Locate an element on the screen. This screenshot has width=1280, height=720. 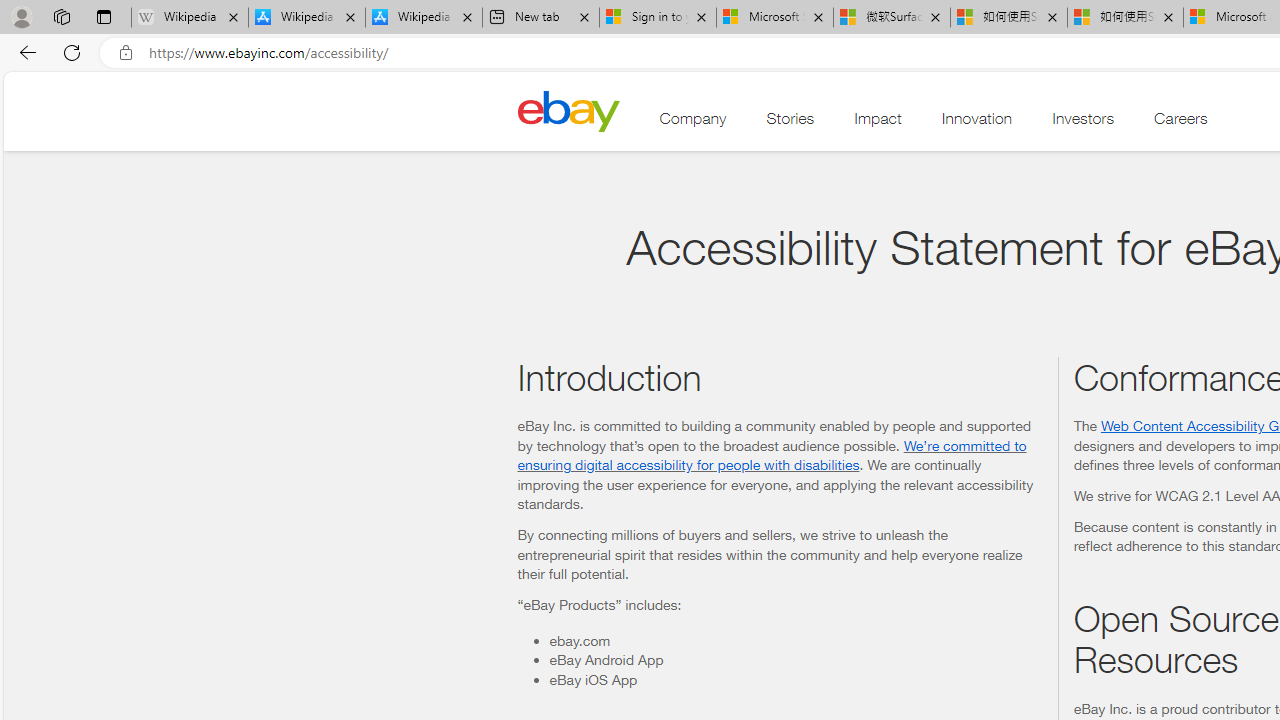
'Stories' is located at coordinates (789, 123).